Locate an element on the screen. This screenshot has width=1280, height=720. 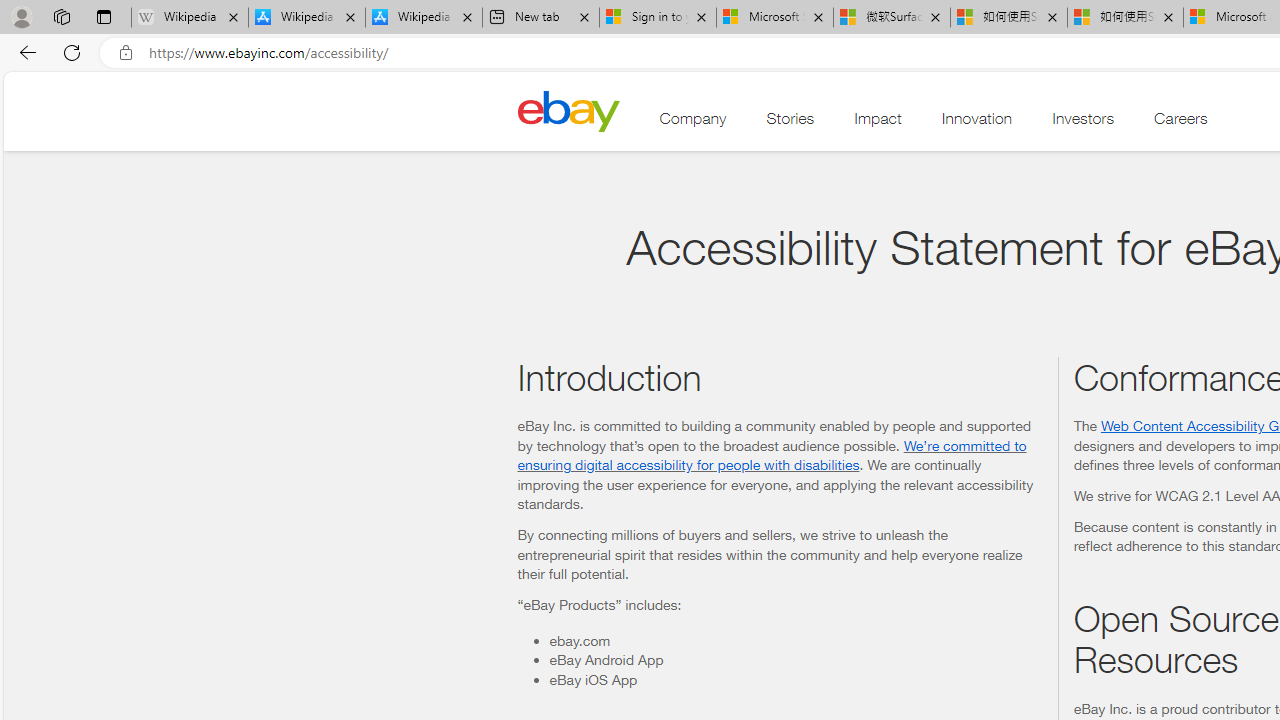
'Stories' is located at coordinates (789, 123).